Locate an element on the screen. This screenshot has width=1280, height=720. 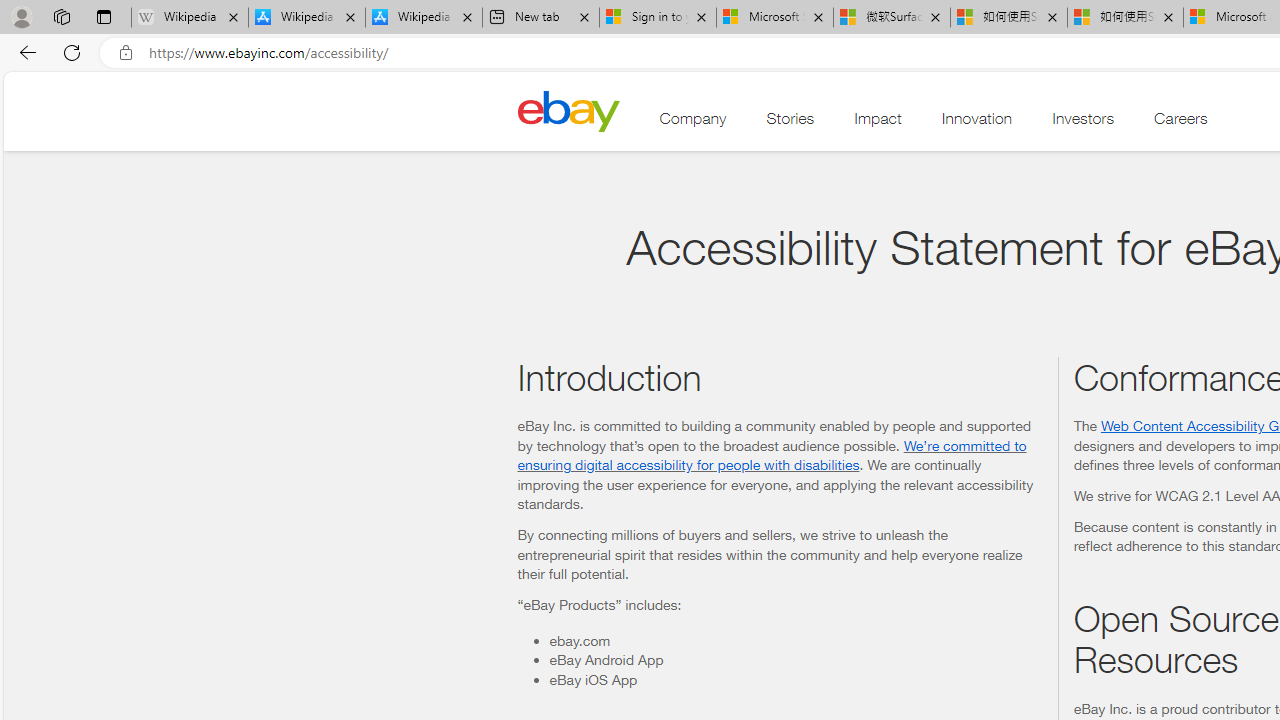
'Stories' is located at coordinates (789, 123).